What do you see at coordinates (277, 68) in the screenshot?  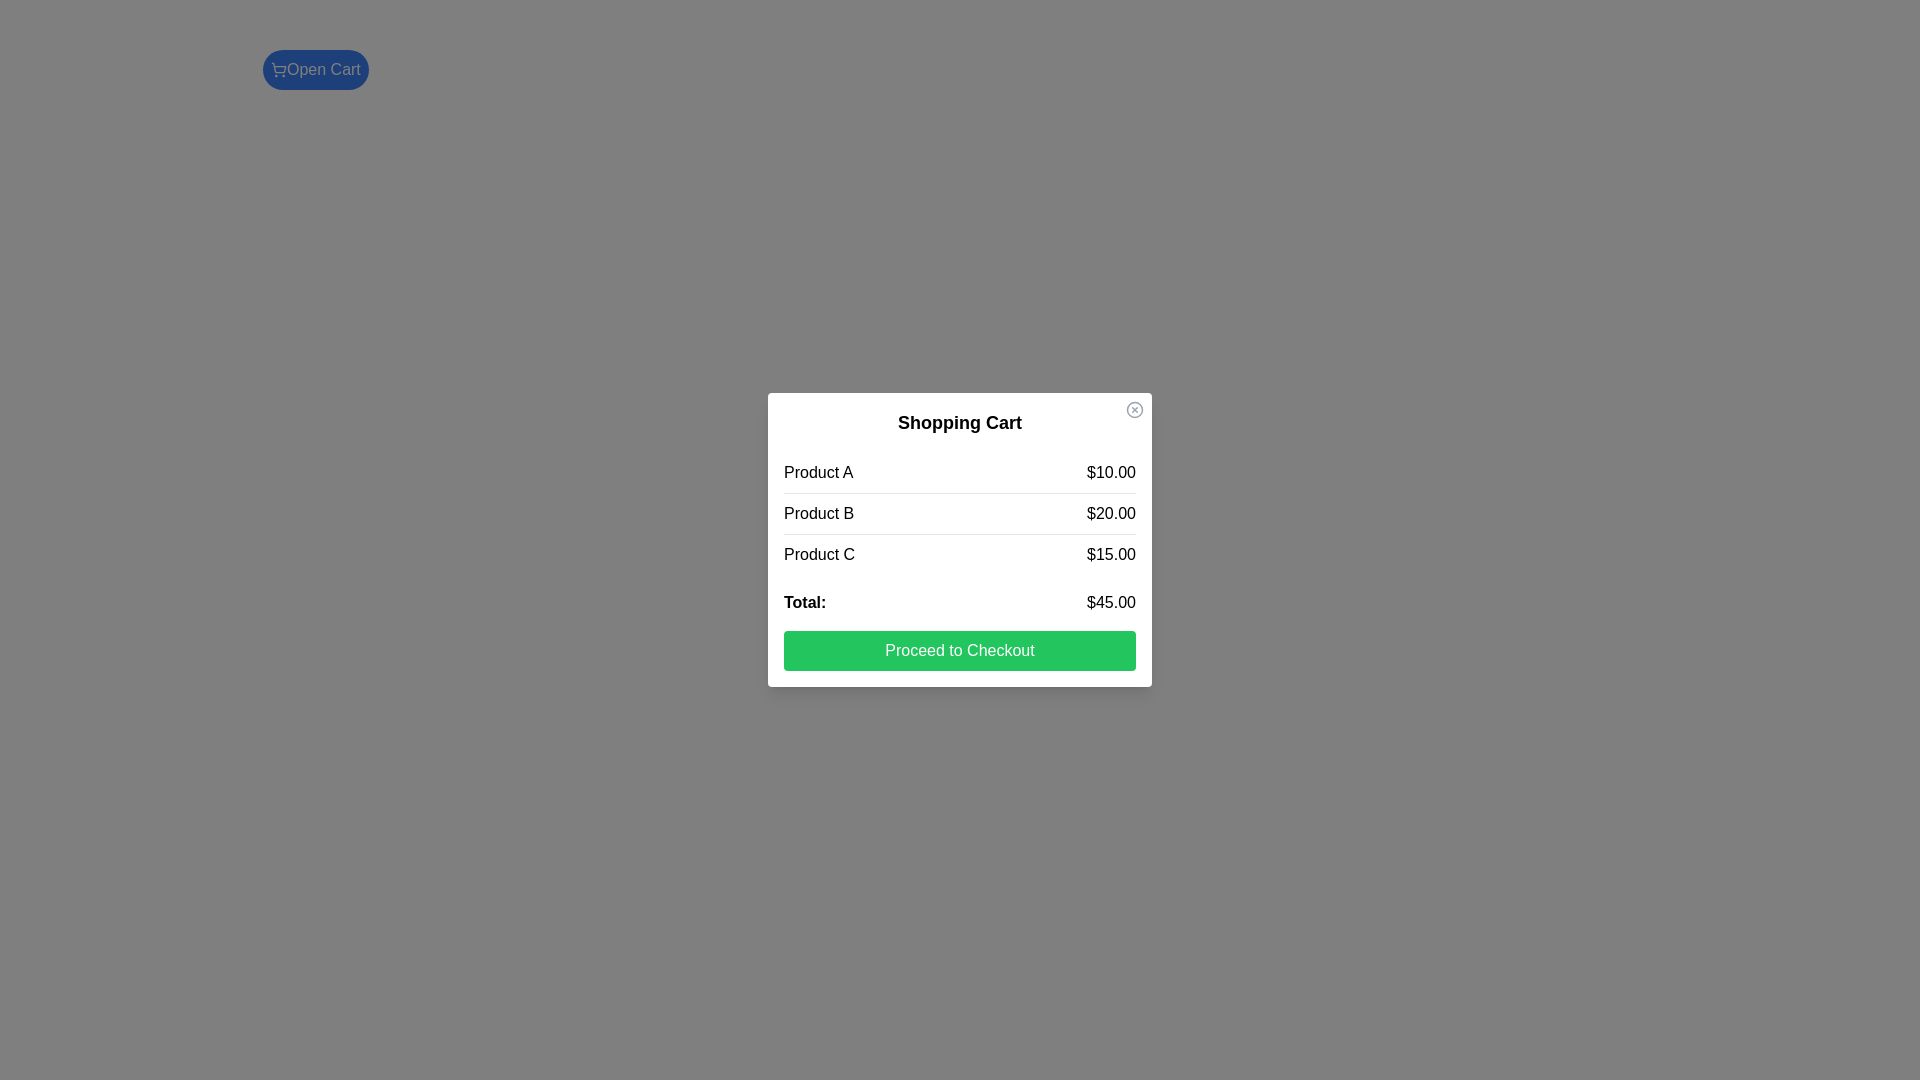 I see `the shopping cart SVG icon within the 'Open Cart' button` at bounding box center [277, 68].